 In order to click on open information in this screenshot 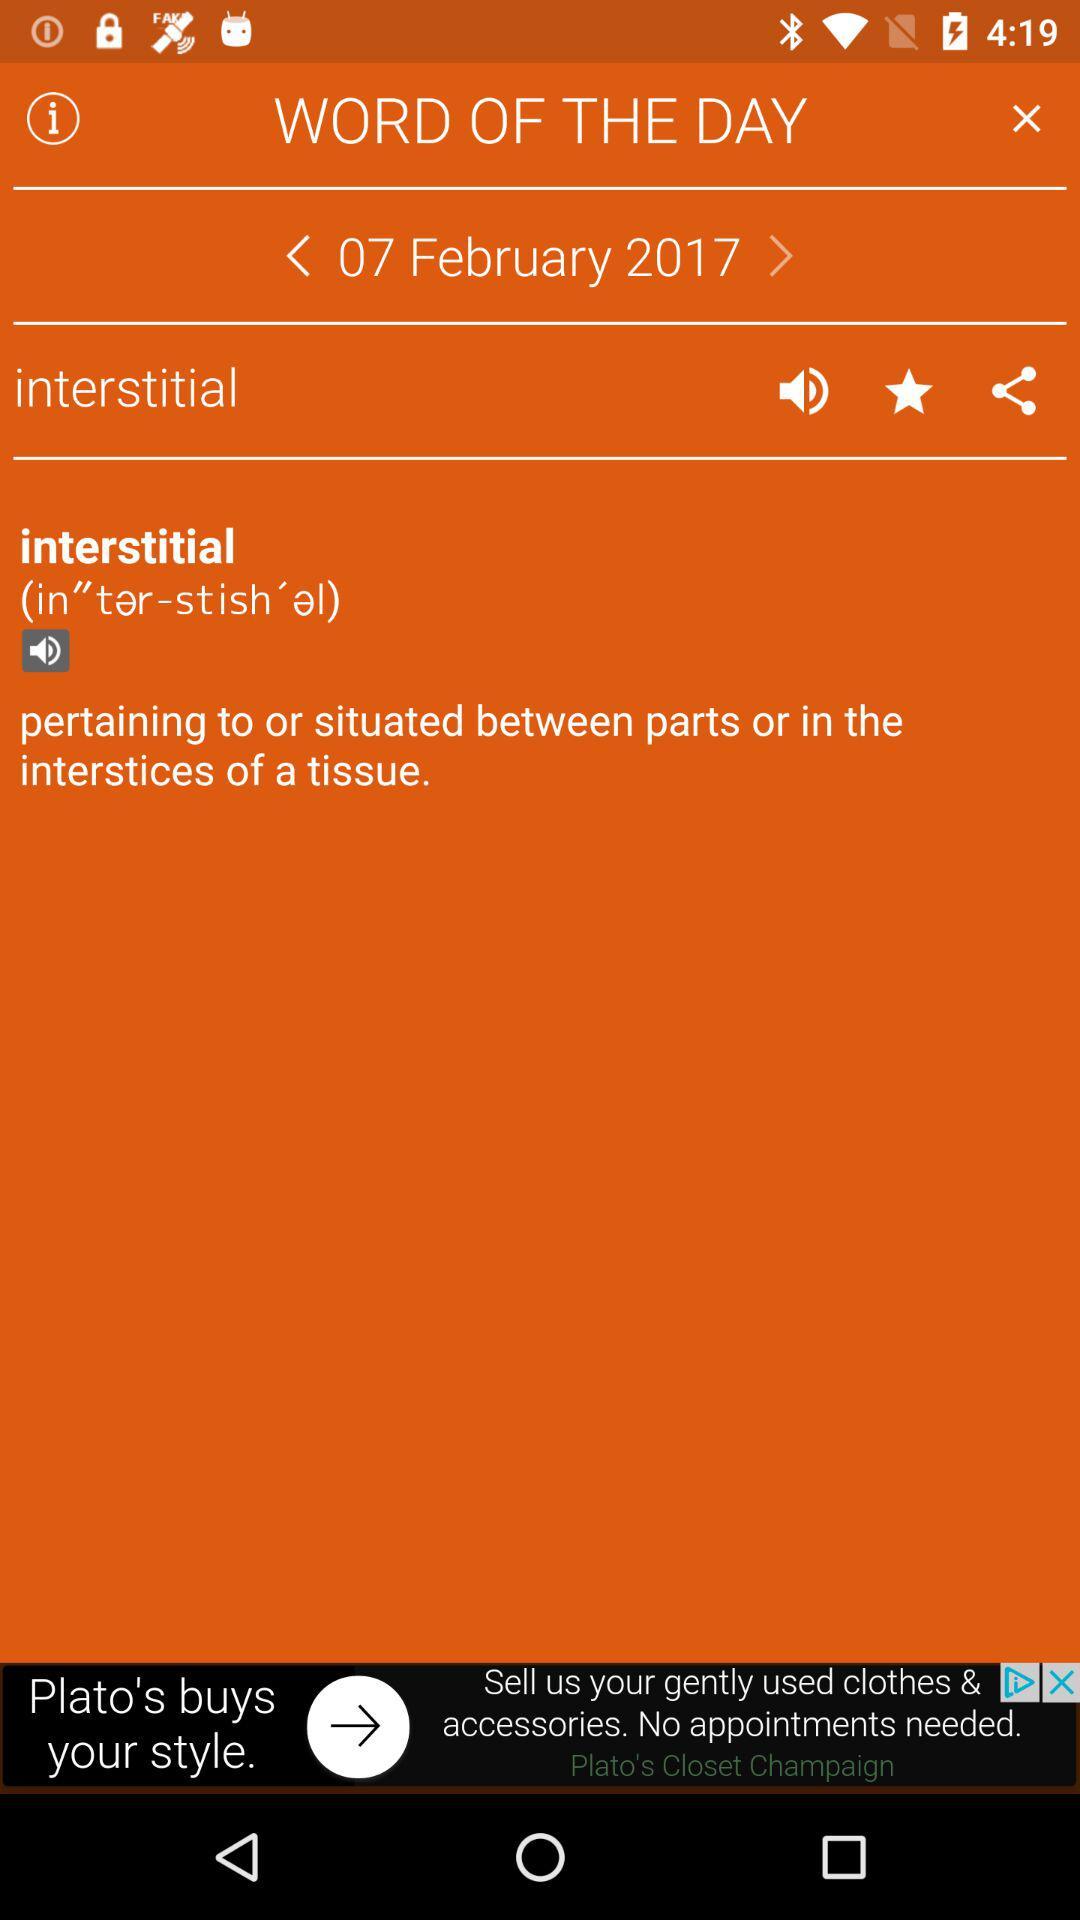, I will do `click(52, 117)`.